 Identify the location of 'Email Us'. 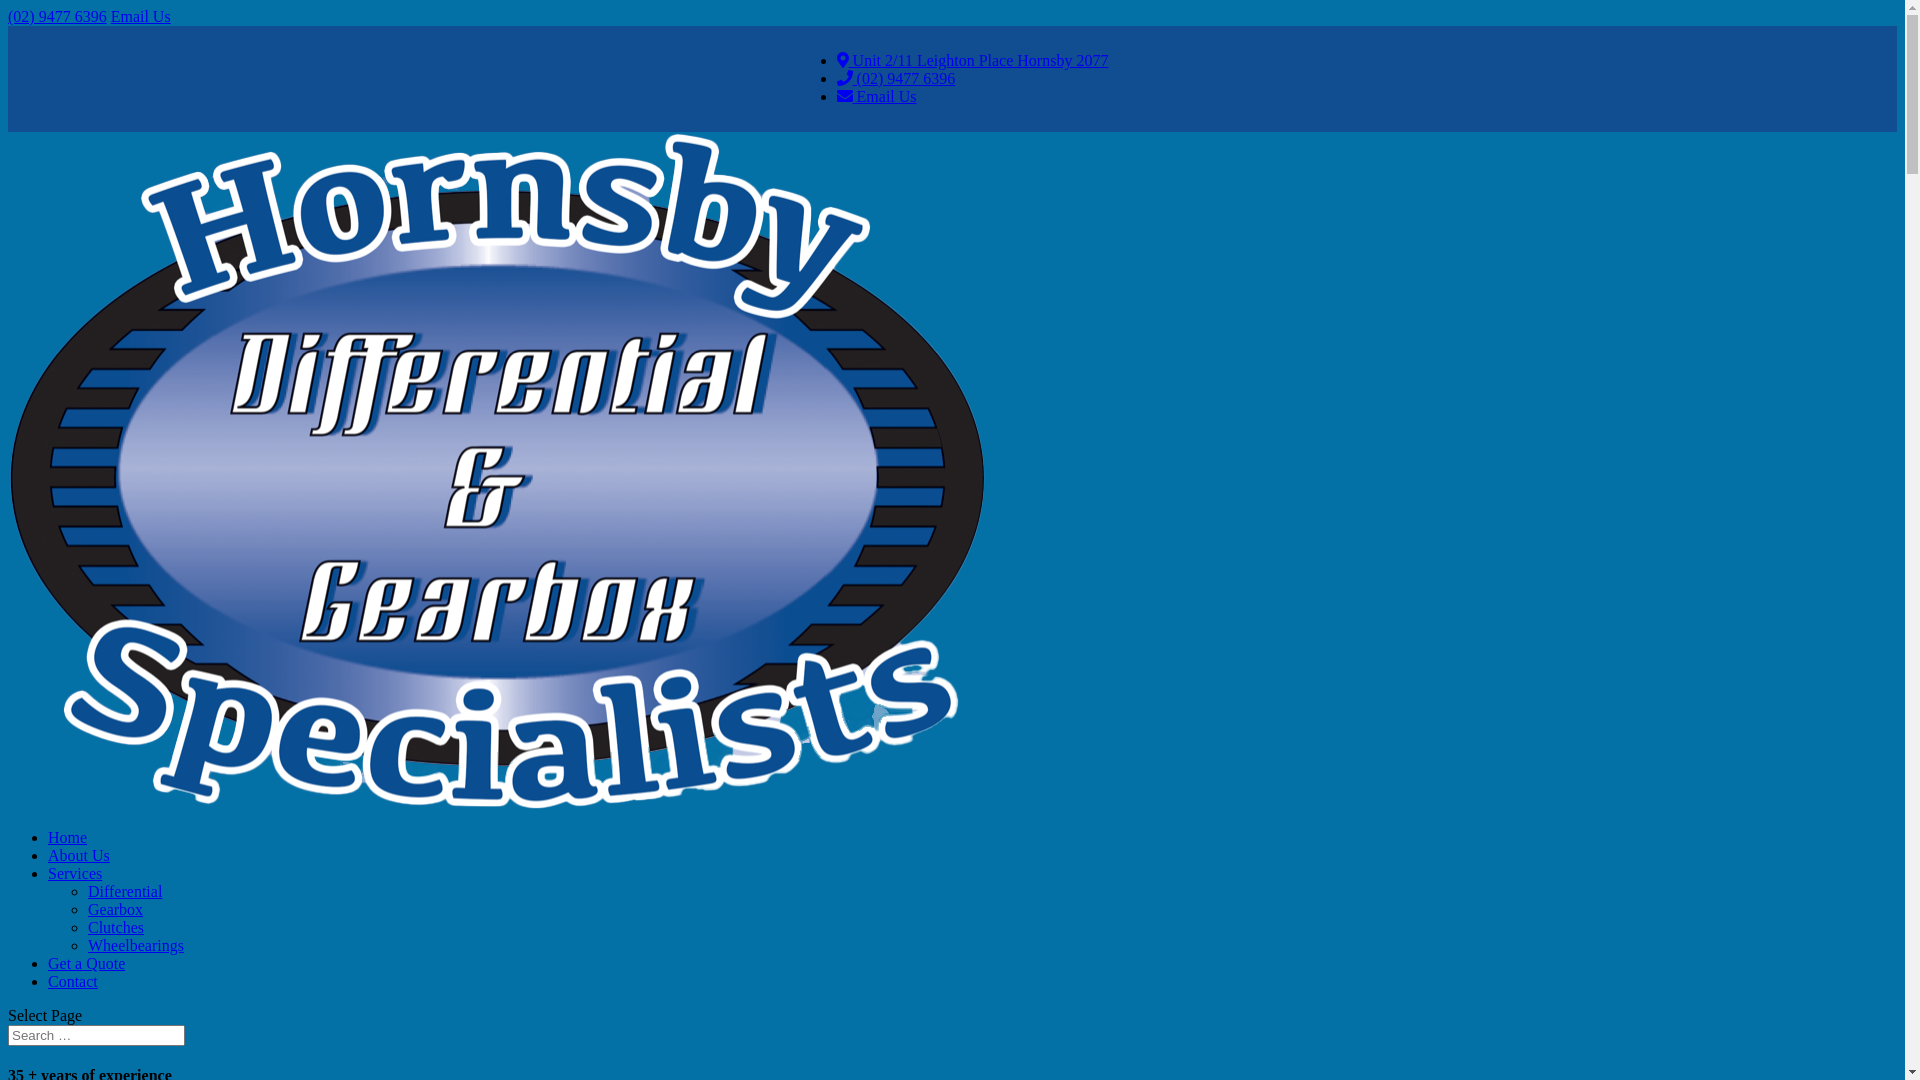
(877, 96).